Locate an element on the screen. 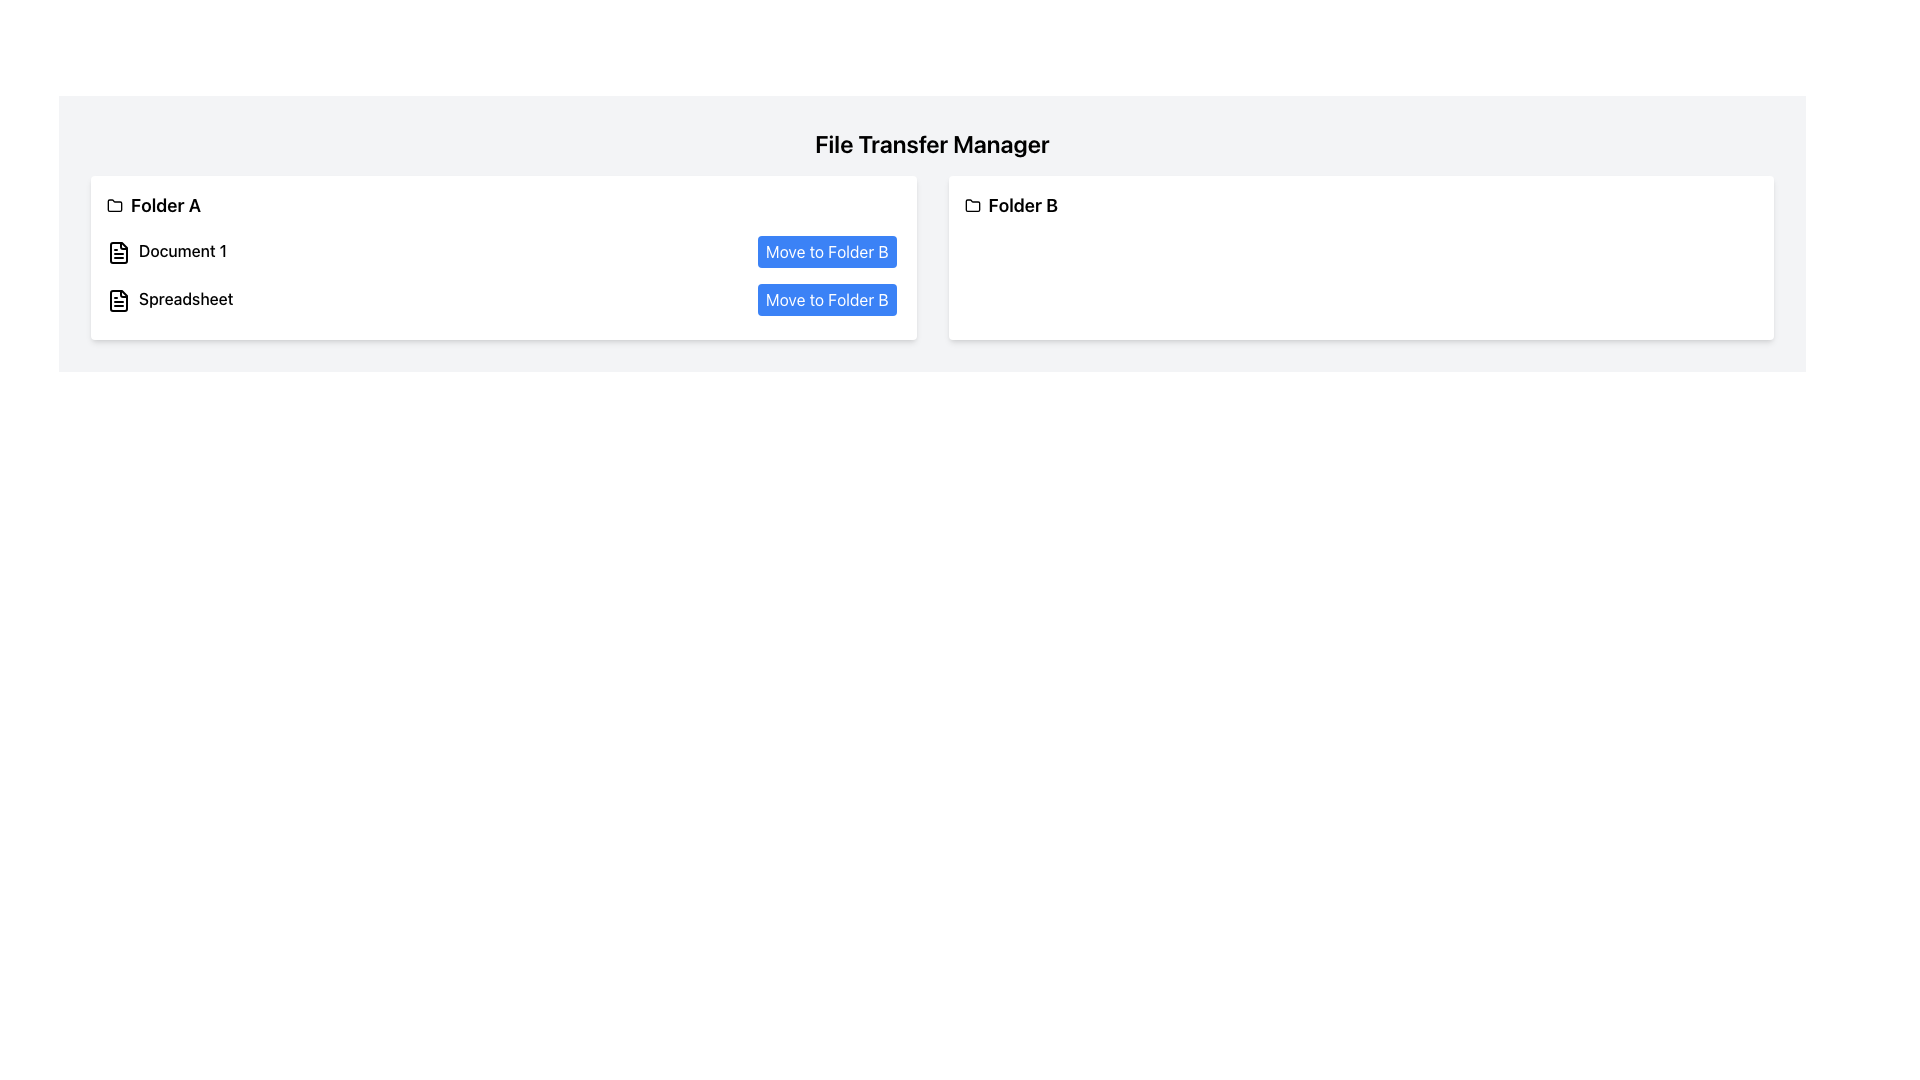  text label 'Folder B' located to the right of the folder icon in the right side section of the main interface is located at coordinates (1023, 205).